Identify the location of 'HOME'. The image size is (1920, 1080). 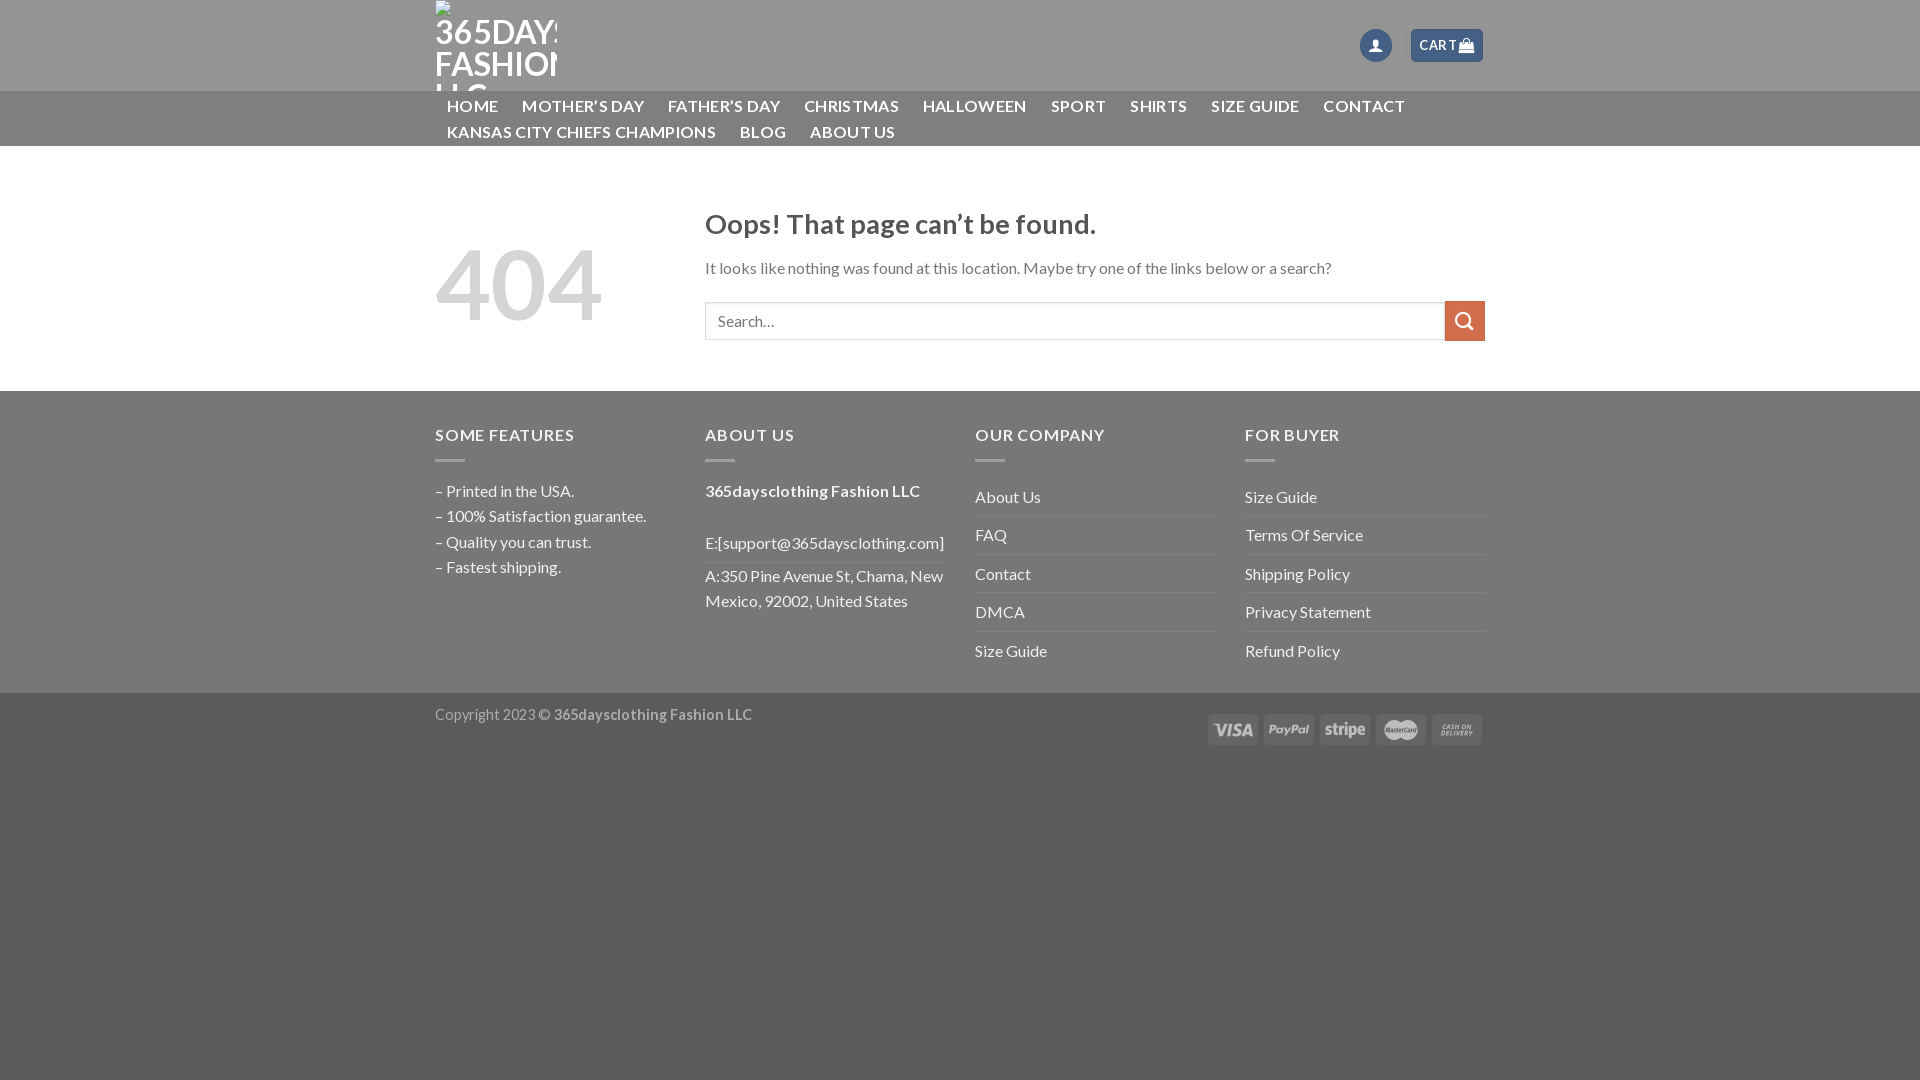
(471, 105).